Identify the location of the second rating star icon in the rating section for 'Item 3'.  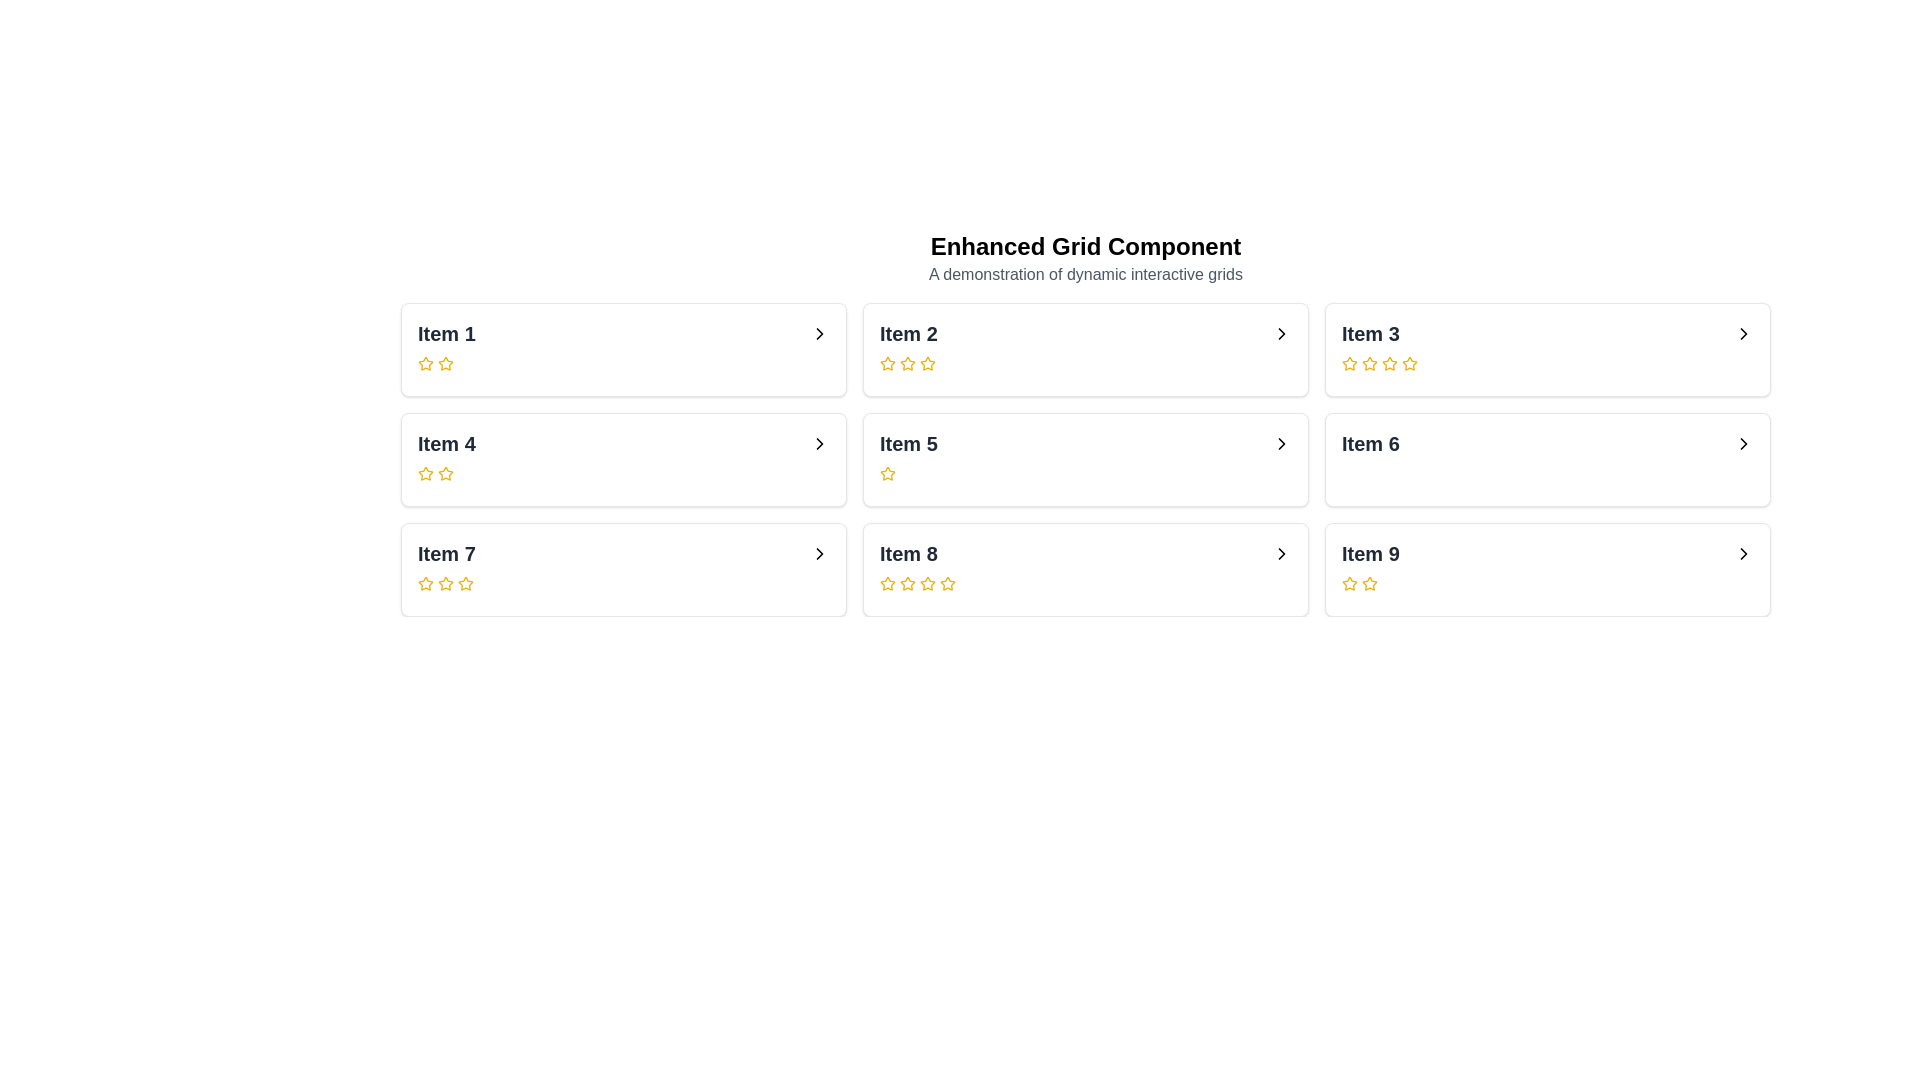
(1389, 363).